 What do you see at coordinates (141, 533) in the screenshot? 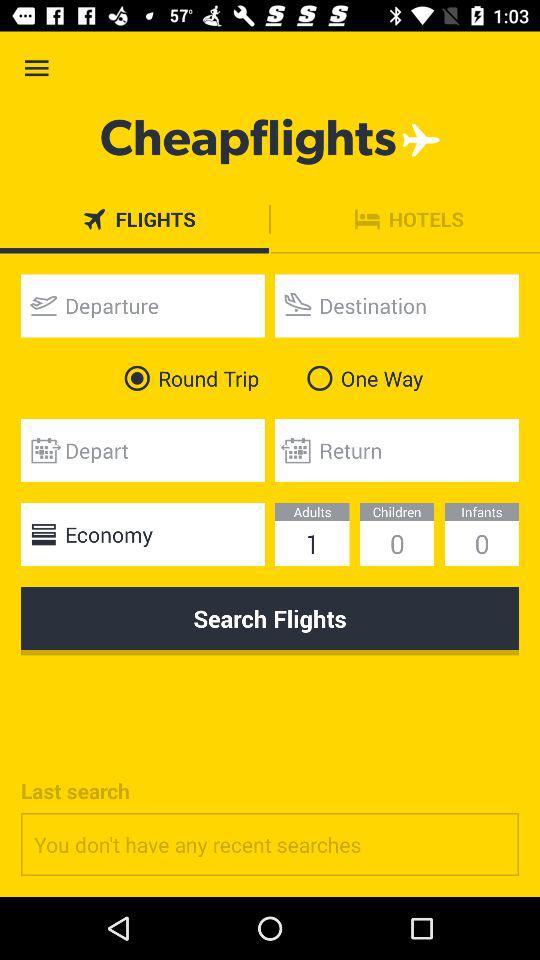
I see `the item next to the adults icon` at bounding box center [141, 533].